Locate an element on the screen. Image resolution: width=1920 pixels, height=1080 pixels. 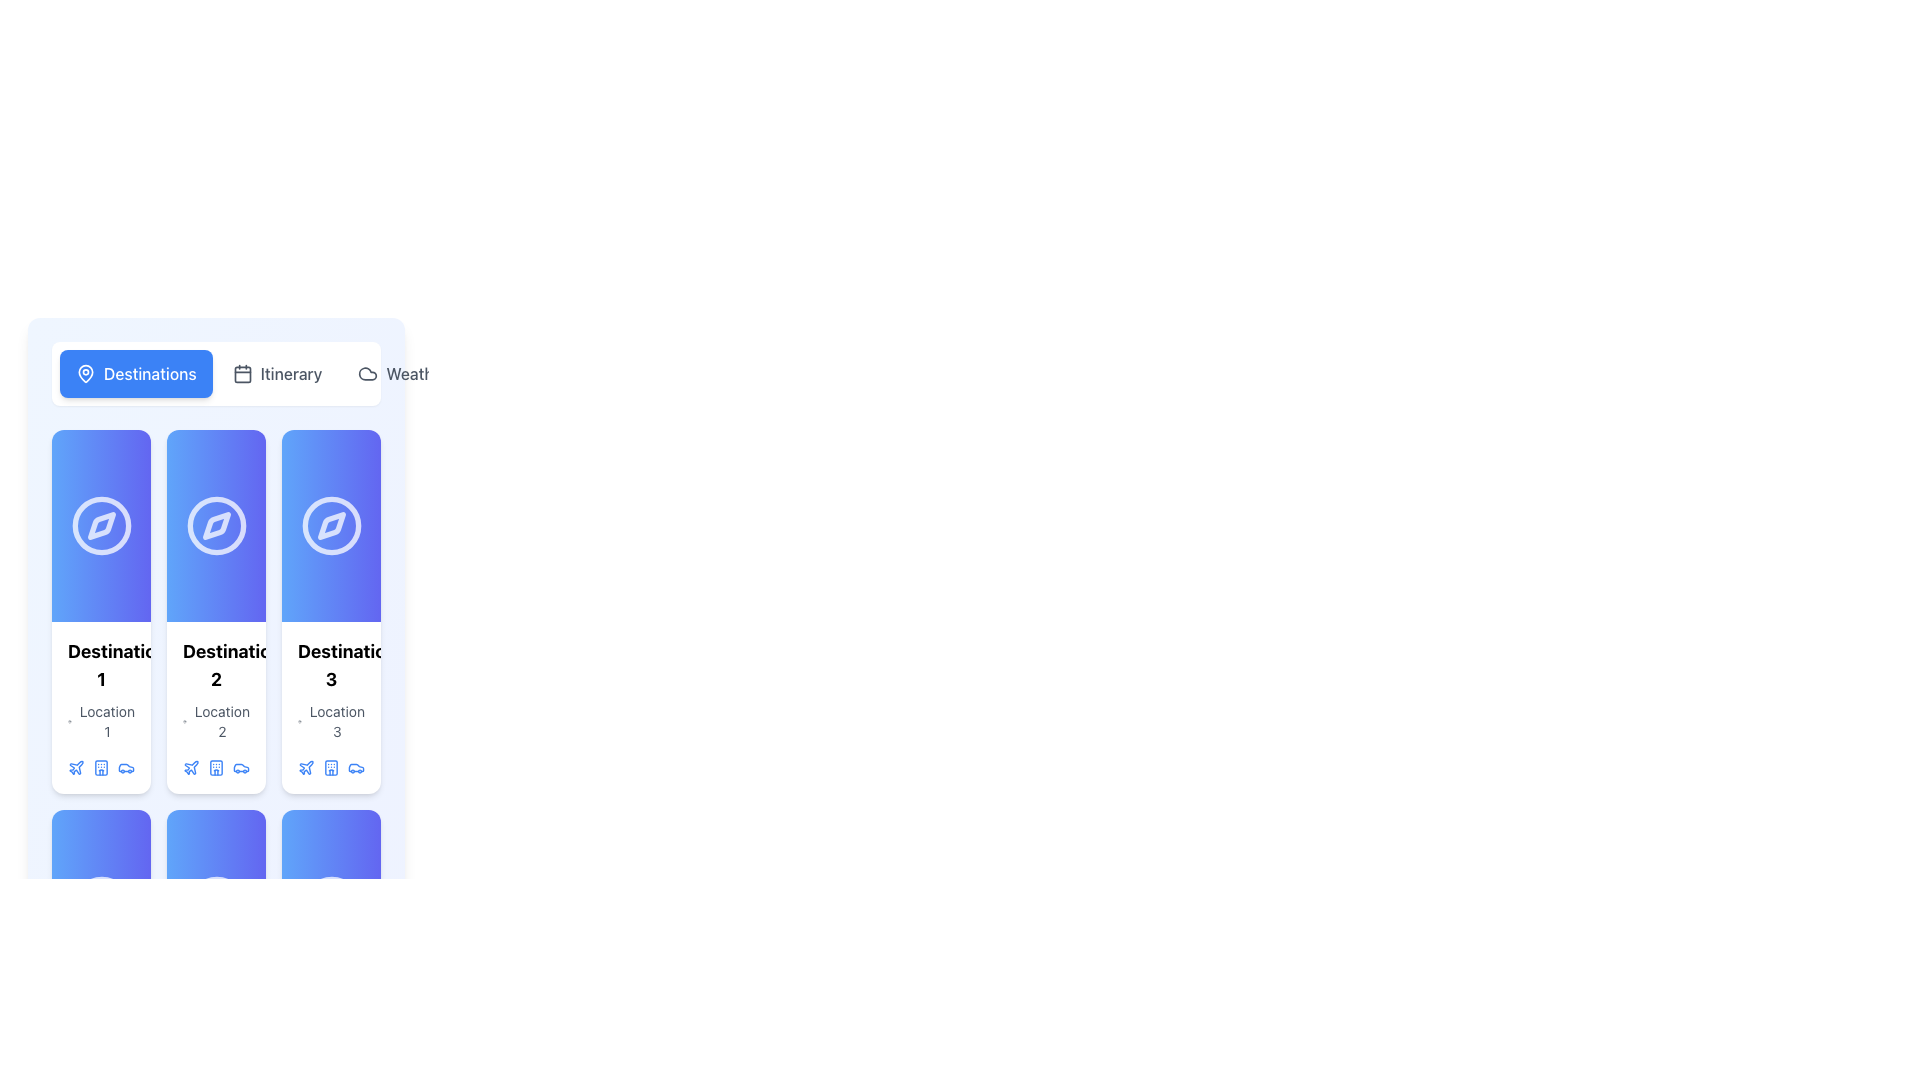
the blue airplane icon, the first icon in the horizontal list below the text content in the card labeled 'Destination 1' is located at coordinates (76, 766).